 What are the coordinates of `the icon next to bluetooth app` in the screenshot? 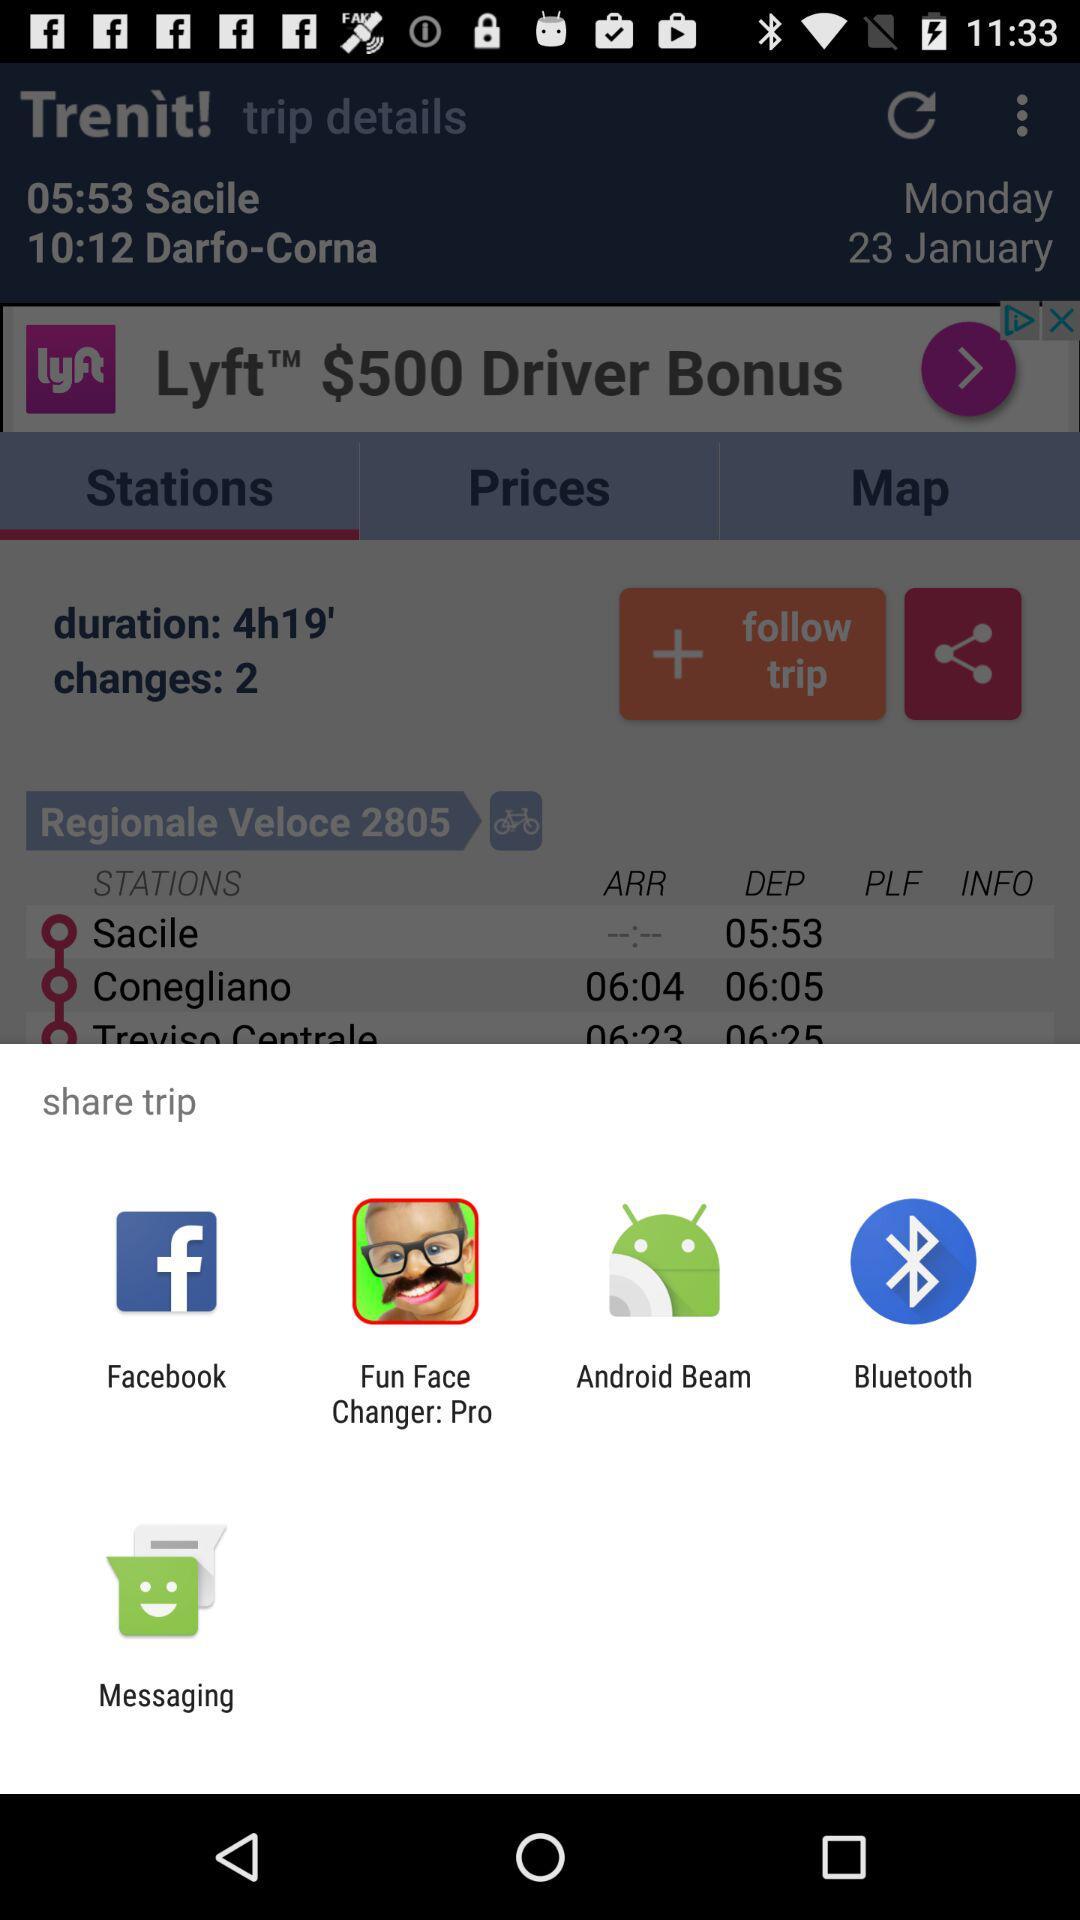 It's located at (664, 1392).